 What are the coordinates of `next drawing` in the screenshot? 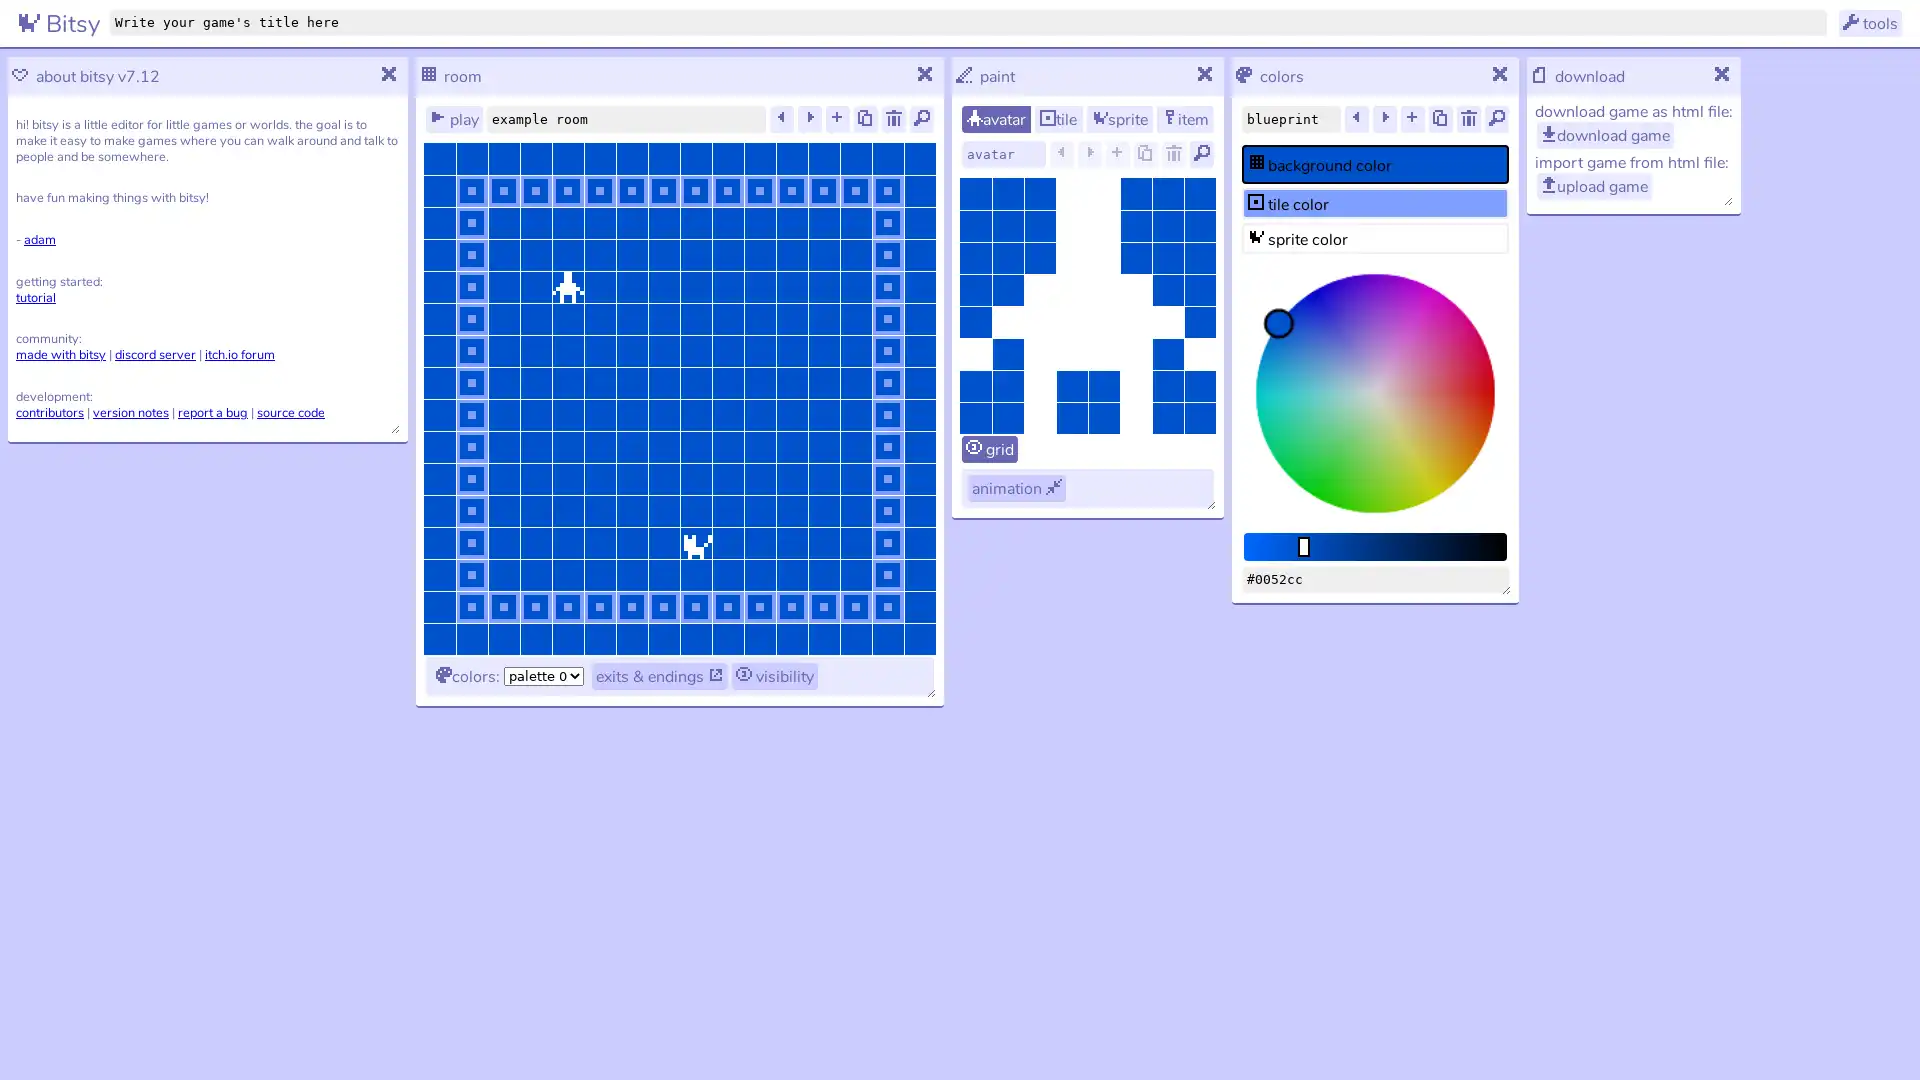 It's located at (1088, 153).